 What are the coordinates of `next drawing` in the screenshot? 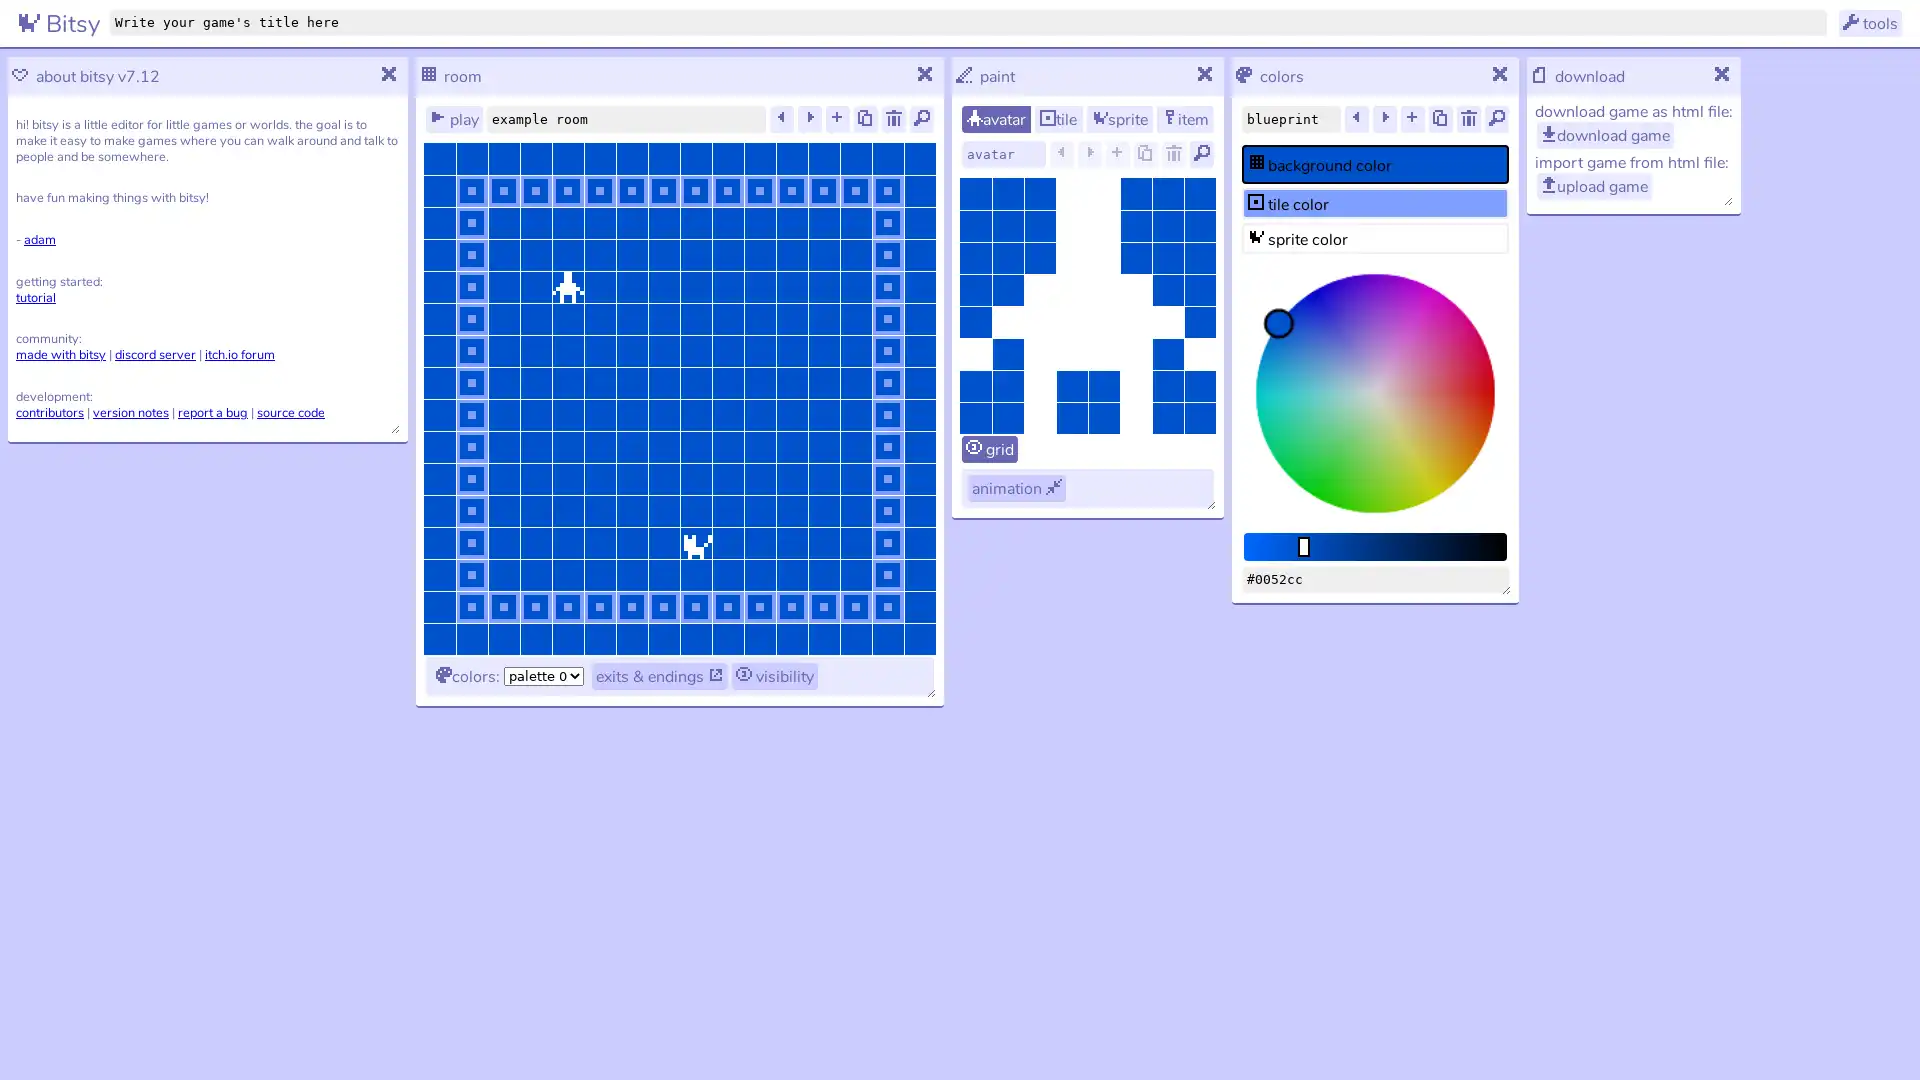 It's located at (1088, 153).